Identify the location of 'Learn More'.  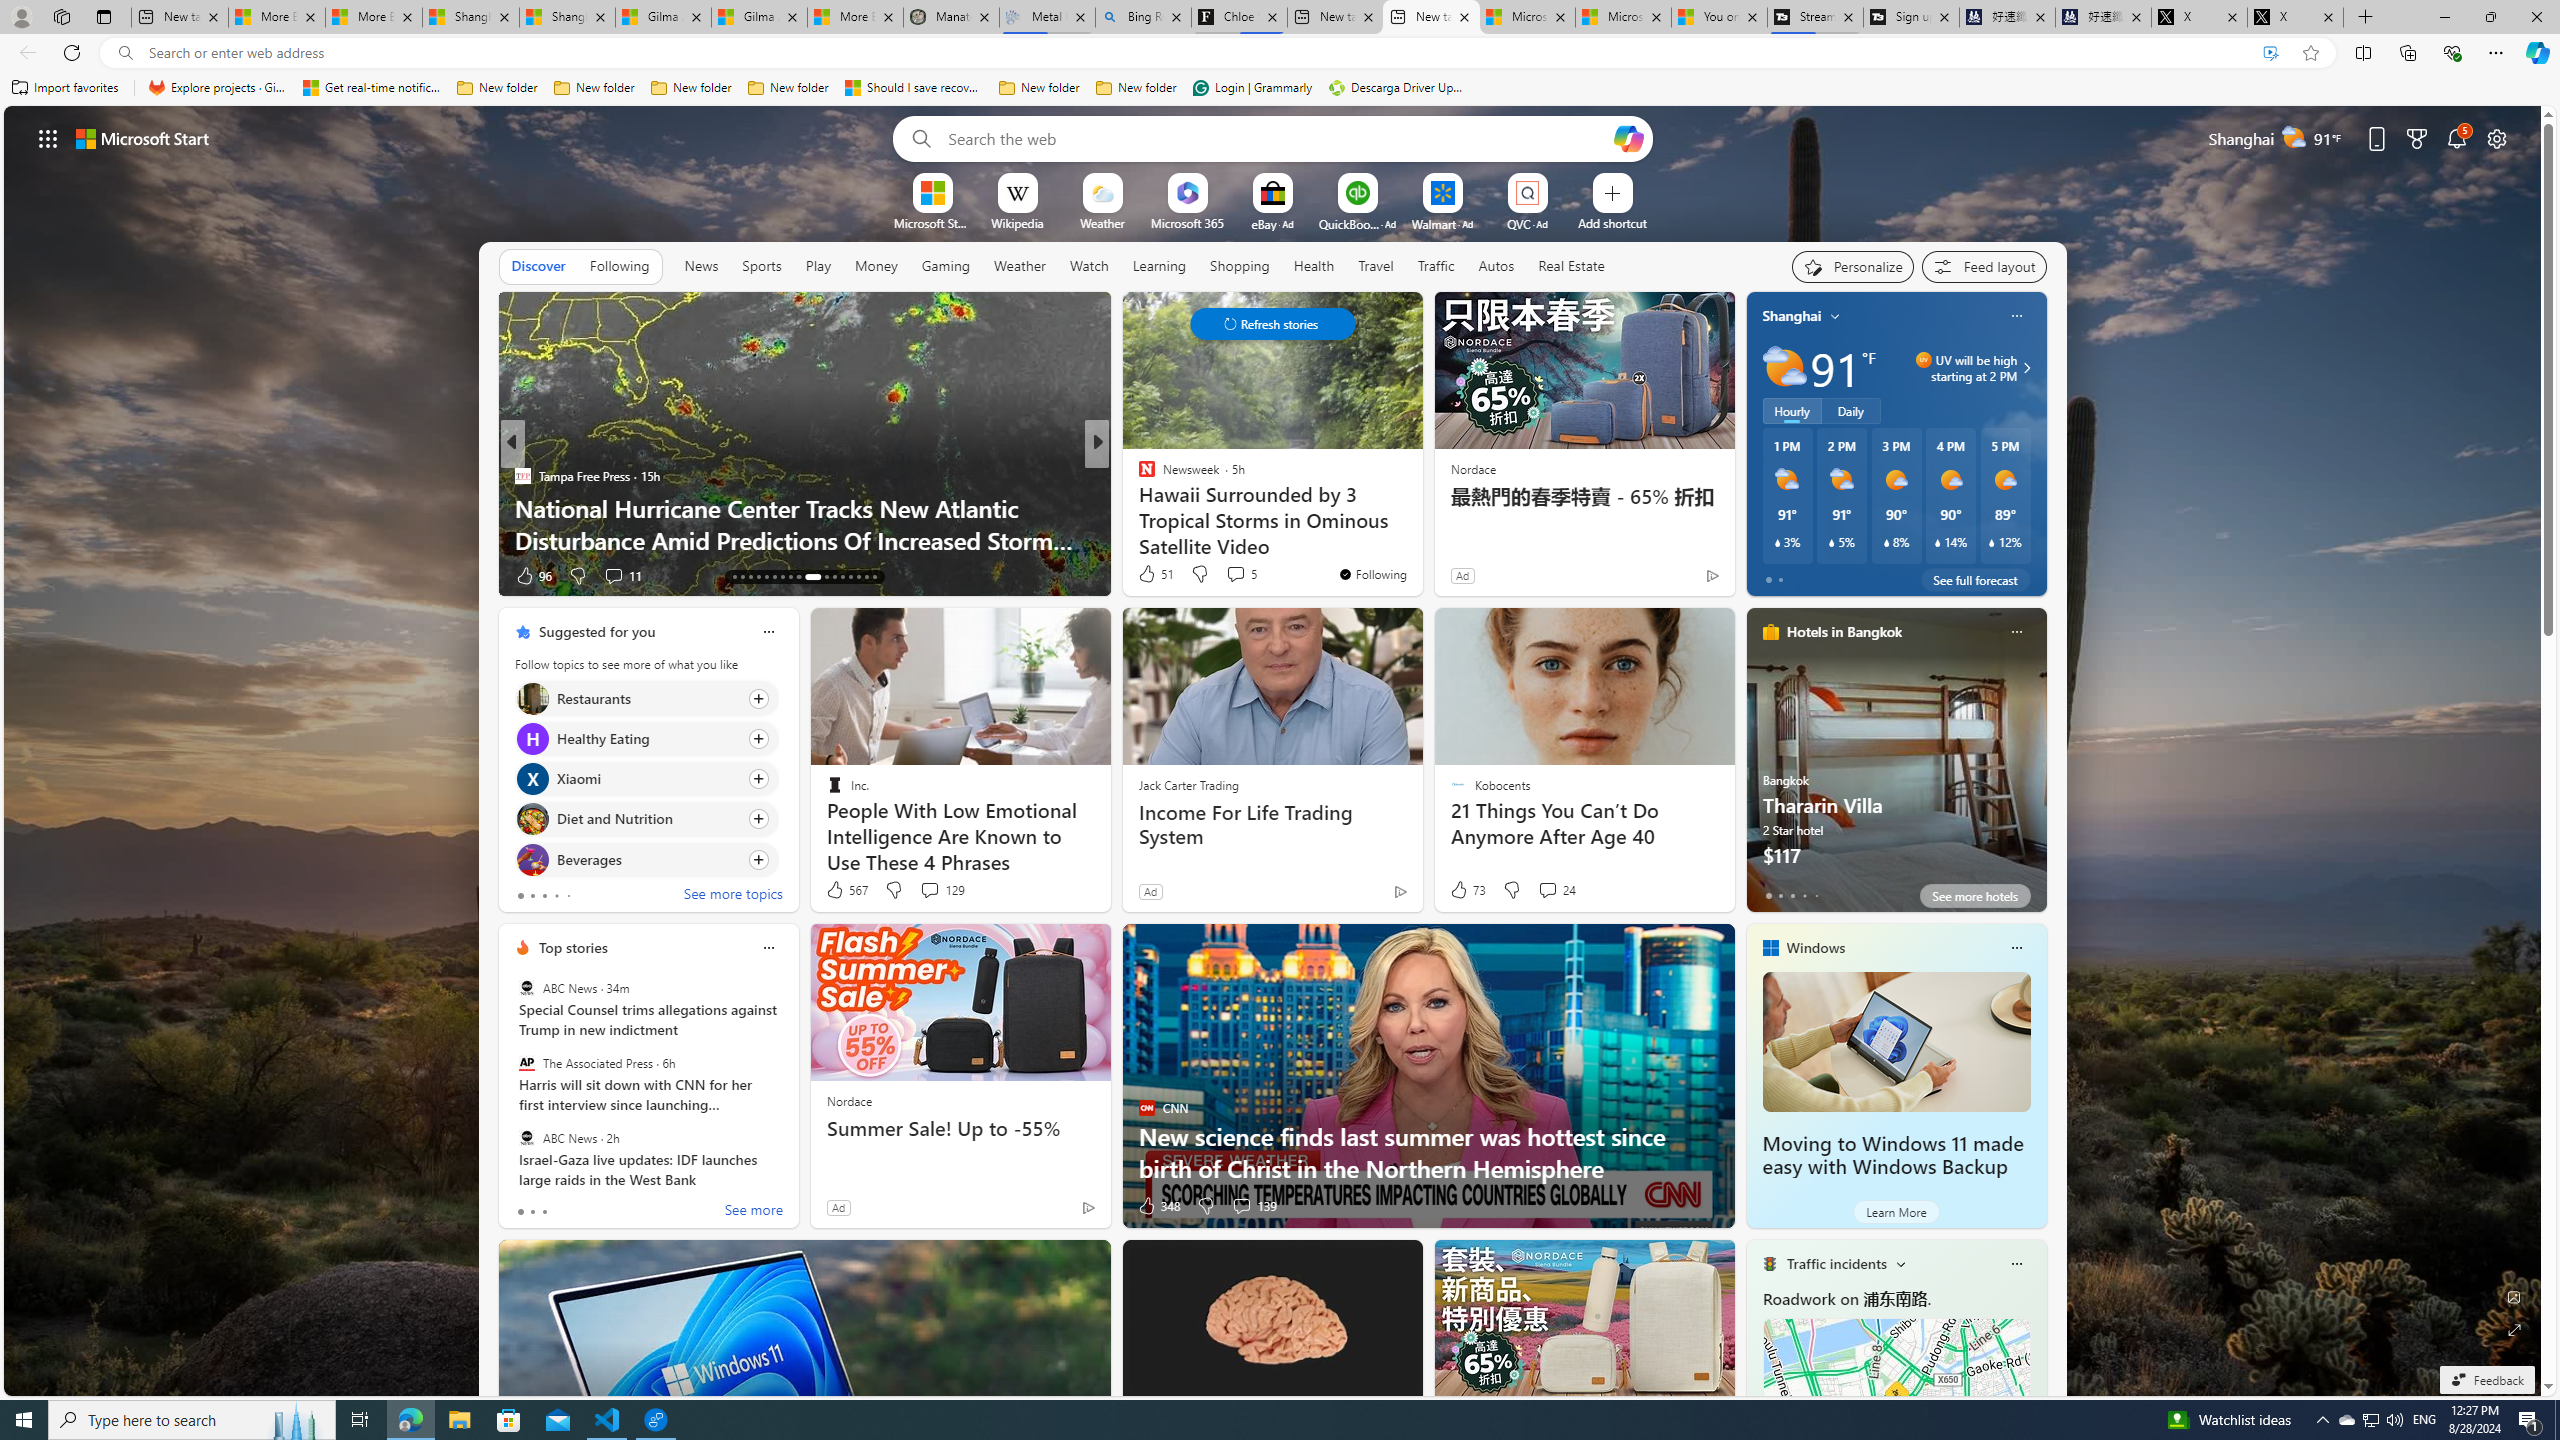
(1895, 1210).